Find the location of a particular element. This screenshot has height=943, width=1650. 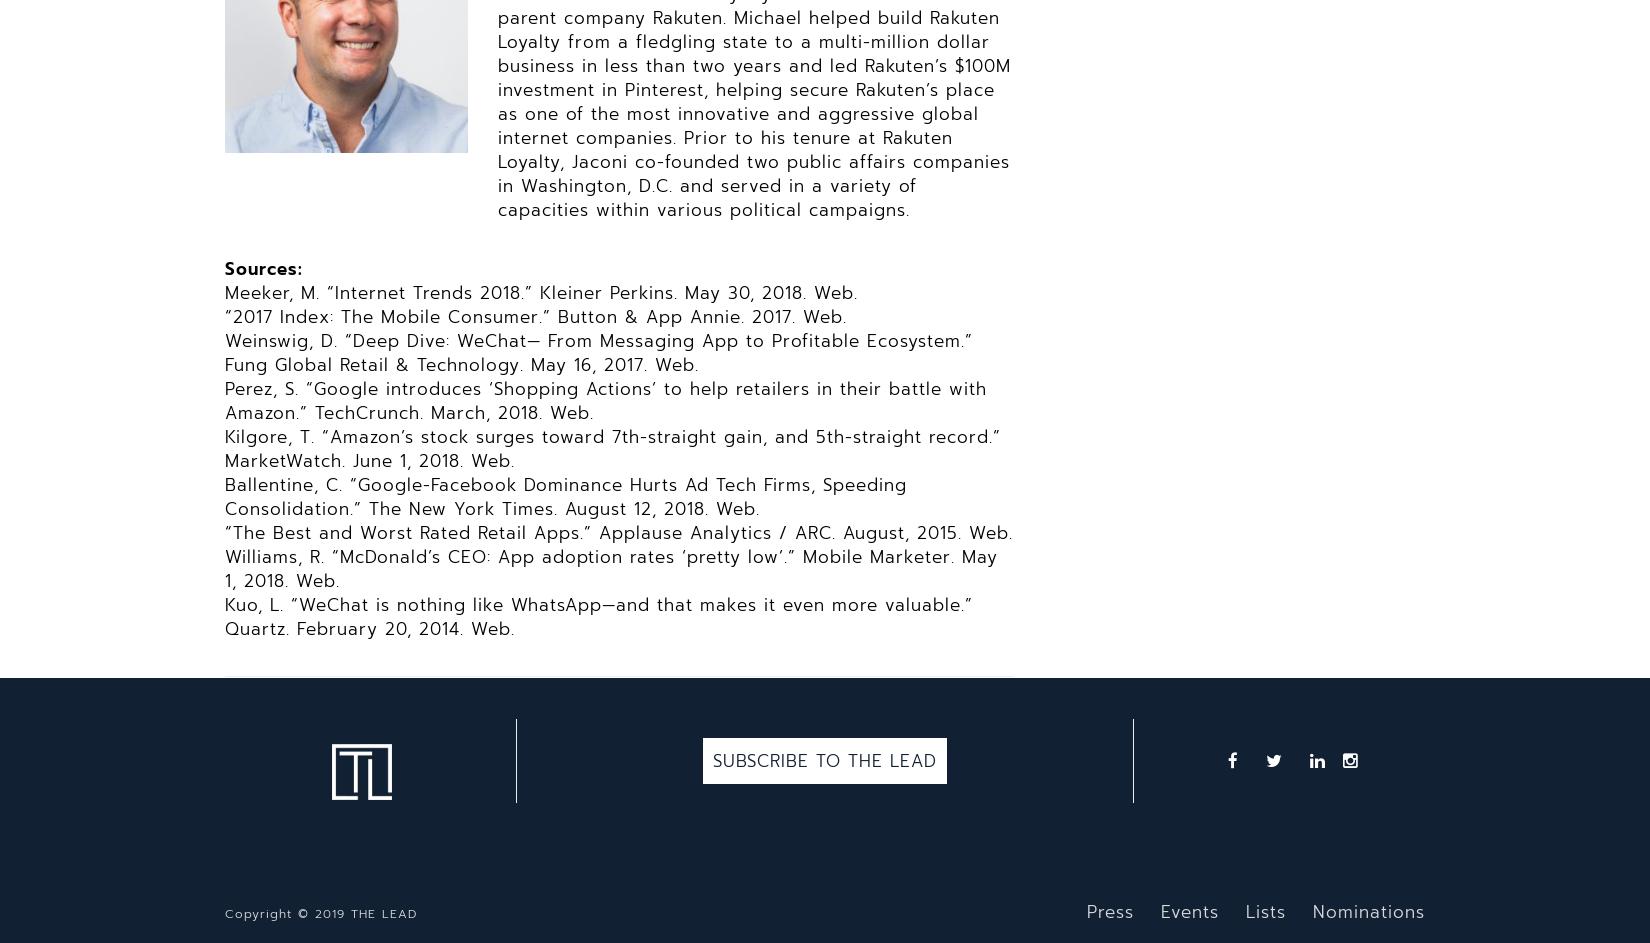

'Kilgore, T. “Amazon’s stock surges toward 7th-straight gain, and 5th-straight record.” MarketWatch. June 1, 2018. Web.' is located at coordinates (611, 448).